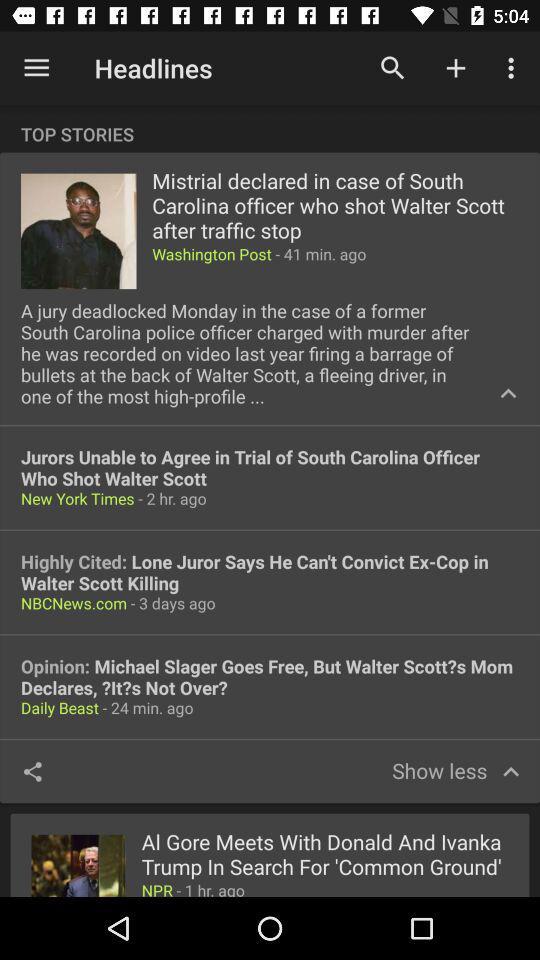  Describe the element at coordinates (455, 770) in the screenshot. I see `the button along with the text show less` at that location.